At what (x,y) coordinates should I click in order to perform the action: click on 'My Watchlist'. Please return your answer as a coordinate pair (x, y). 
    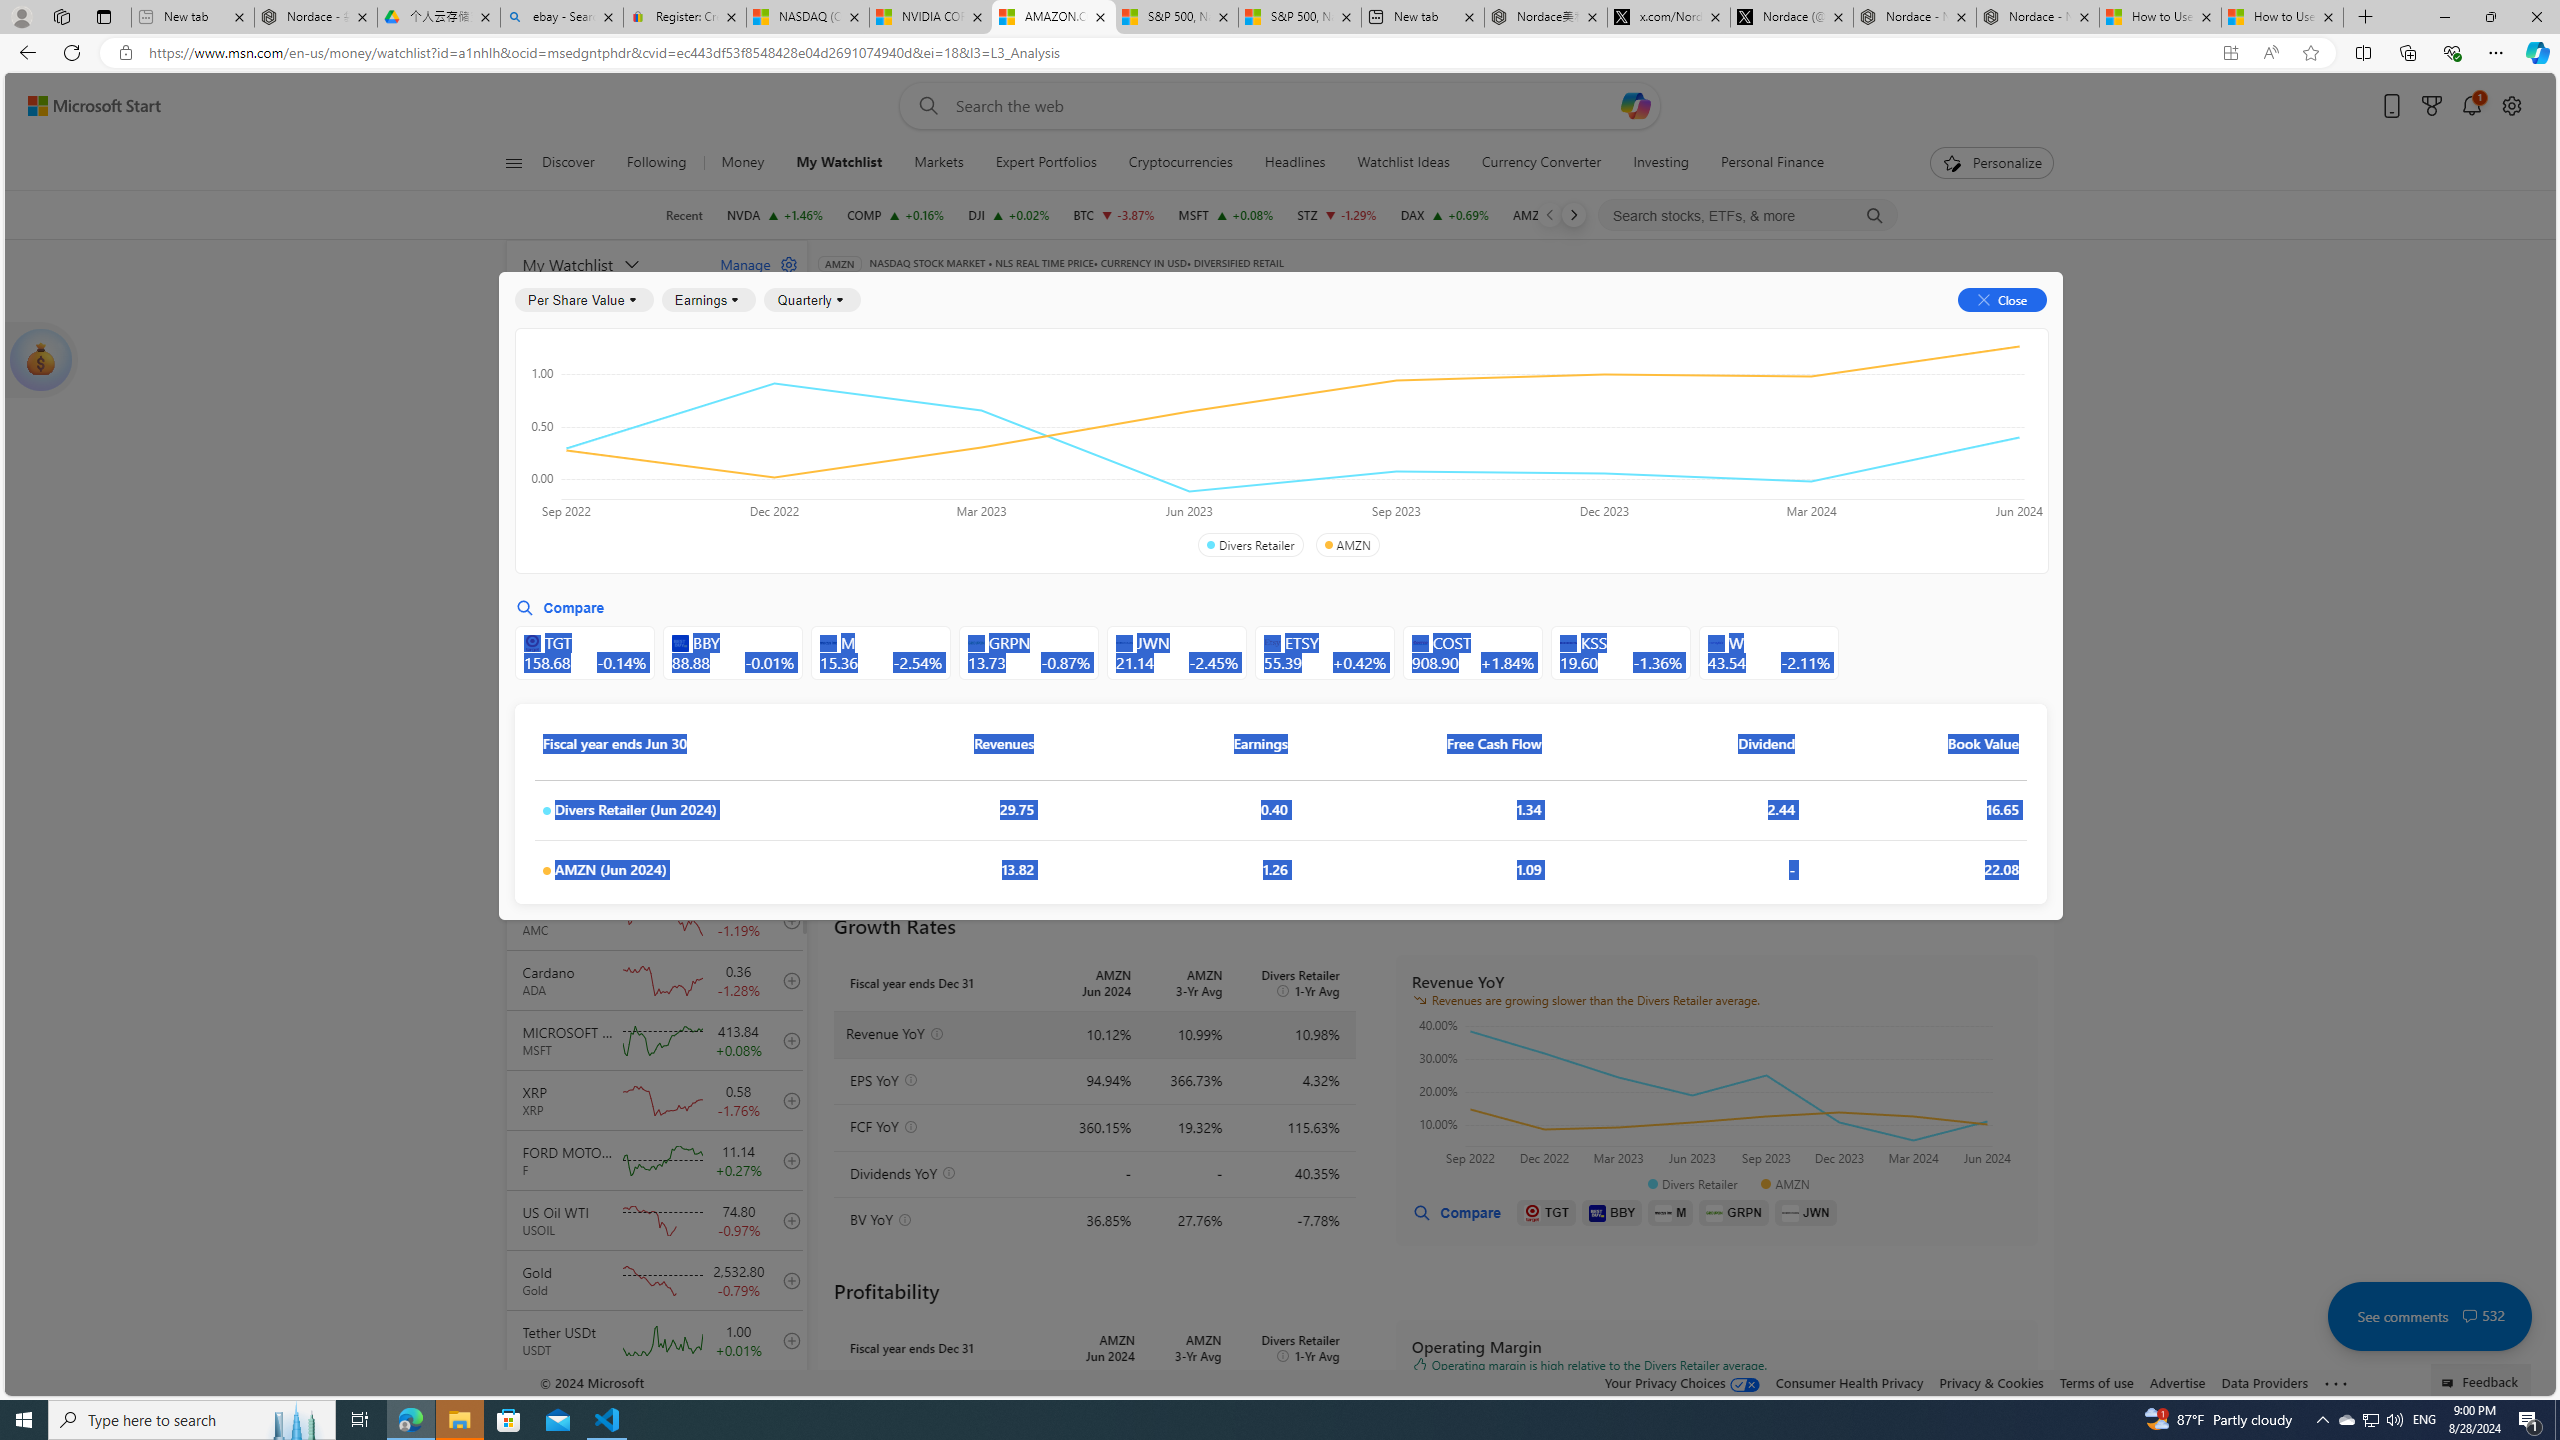
    Looking at the image, I should click on (608, 264).